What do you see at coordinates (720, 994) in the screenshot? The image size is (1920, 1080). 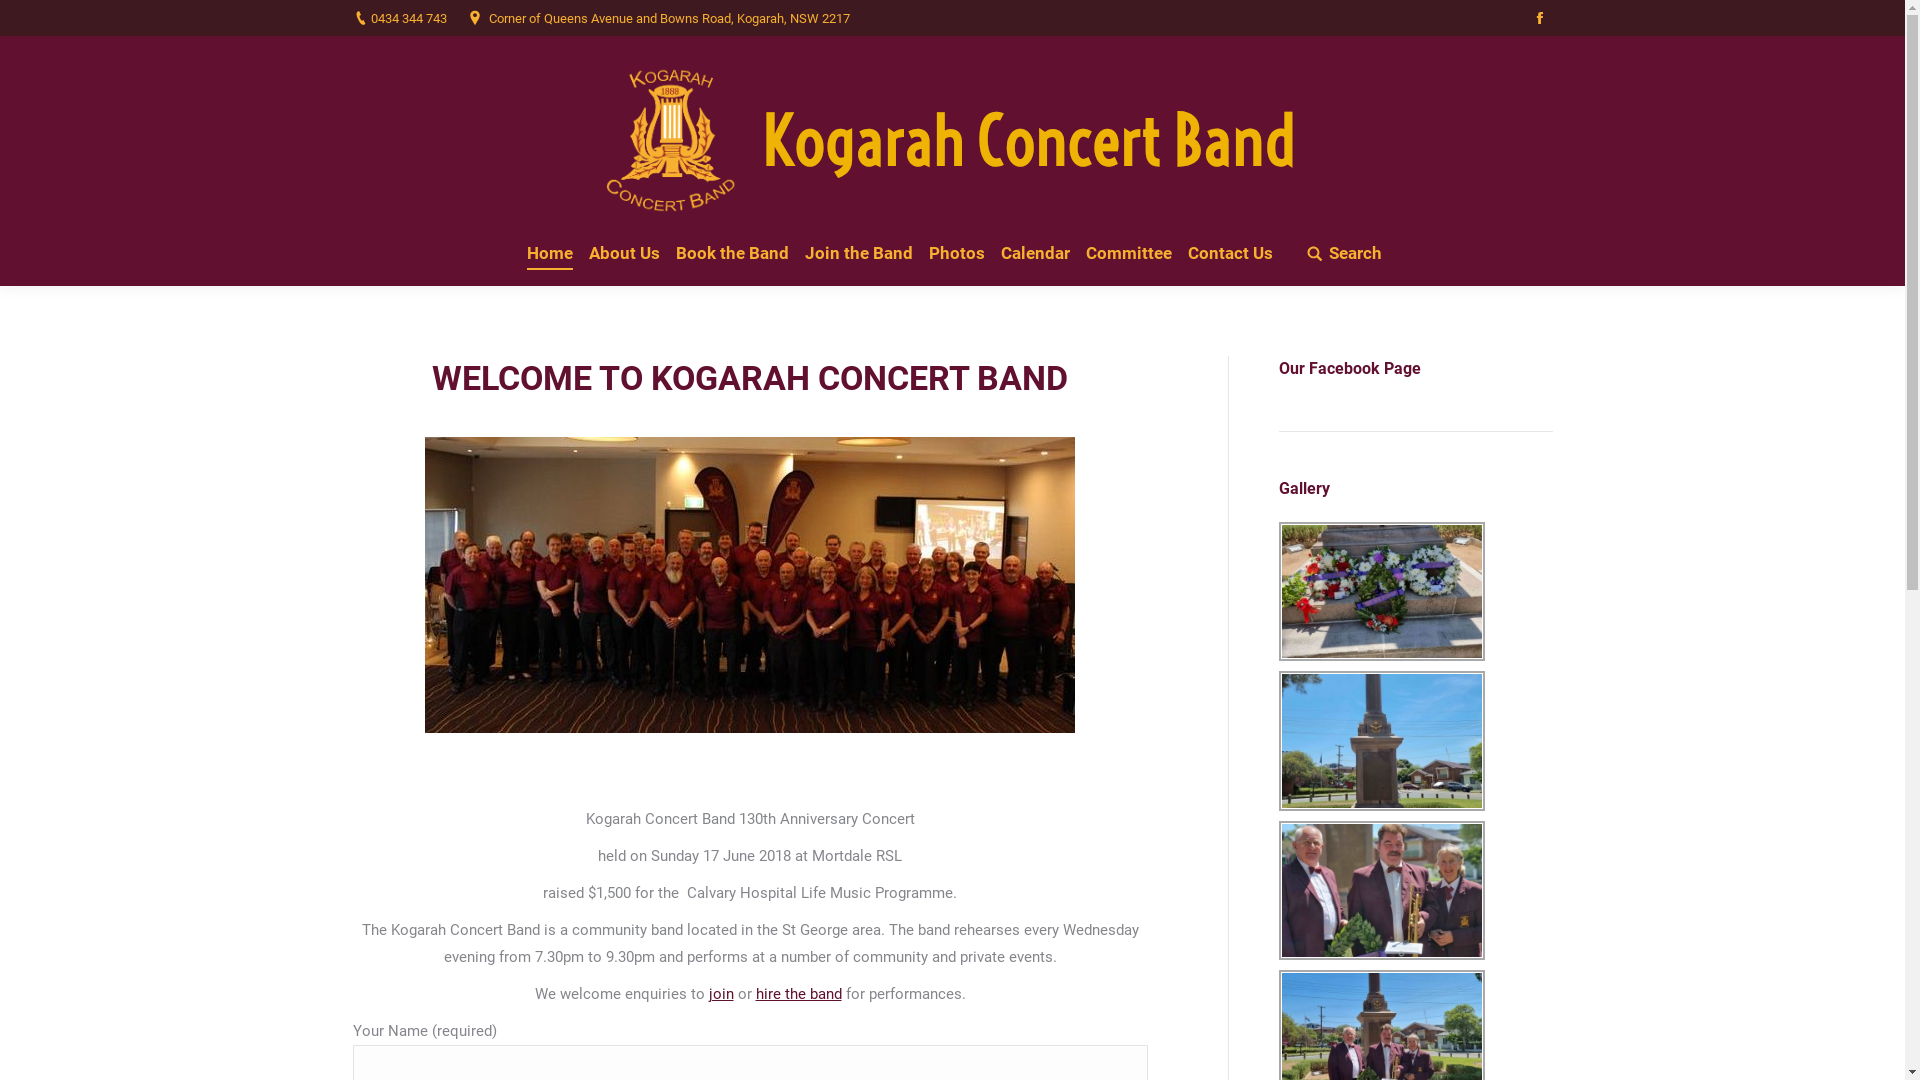 I see `'join'` at bounding box center [720, 994].